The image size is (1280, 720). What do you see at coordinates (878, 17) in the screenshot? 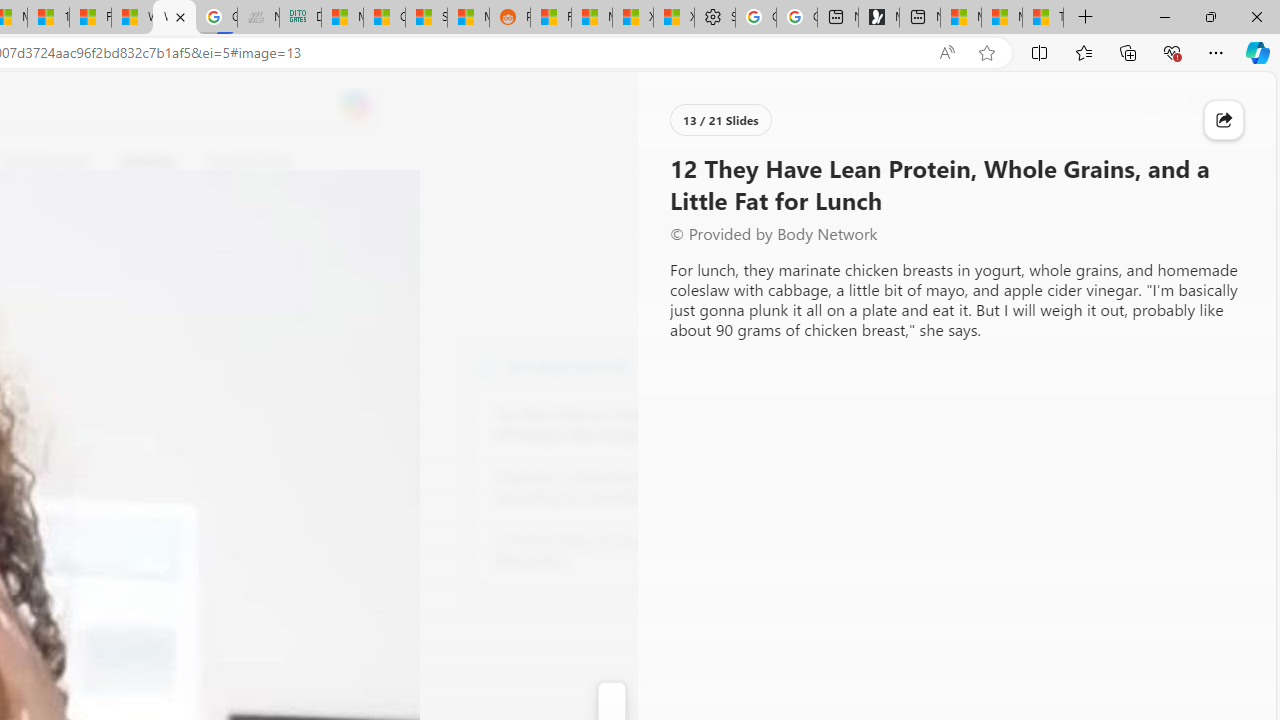
I see `'Microsoft Start Gaming'` at bounding box center [878, 17].